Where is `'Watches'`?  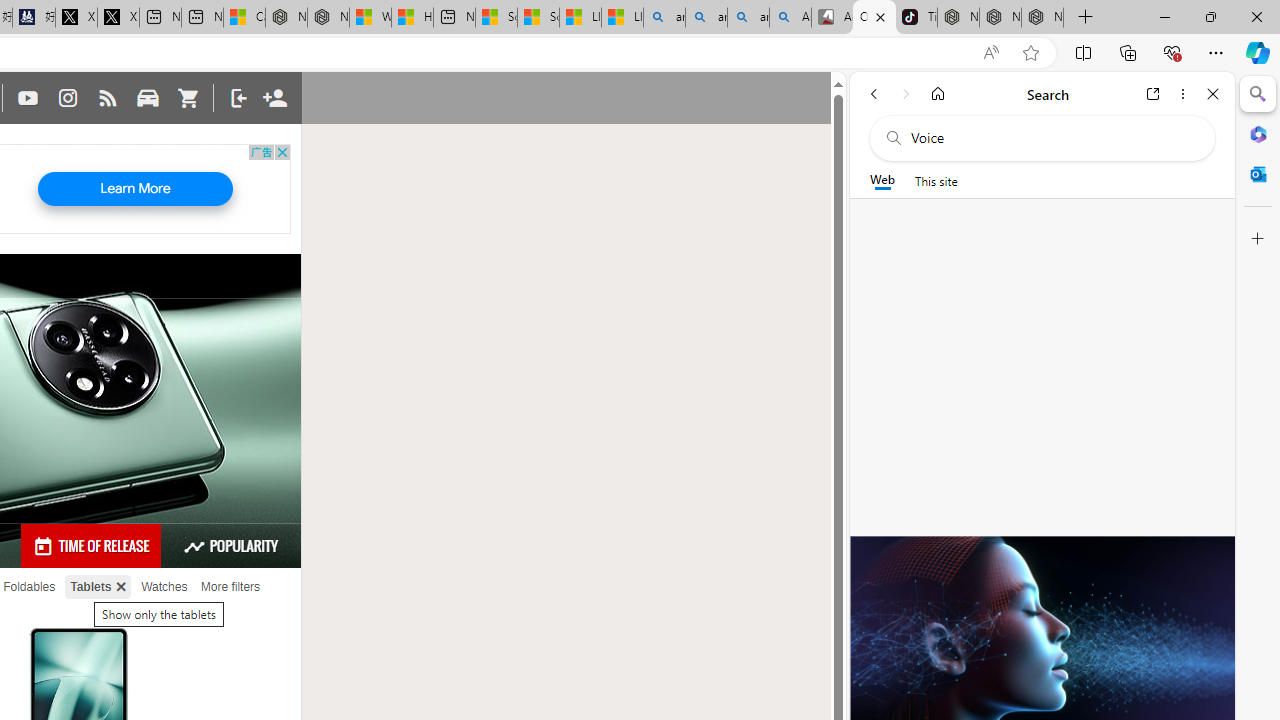 'Watches' is located at coordinates (164, 586).